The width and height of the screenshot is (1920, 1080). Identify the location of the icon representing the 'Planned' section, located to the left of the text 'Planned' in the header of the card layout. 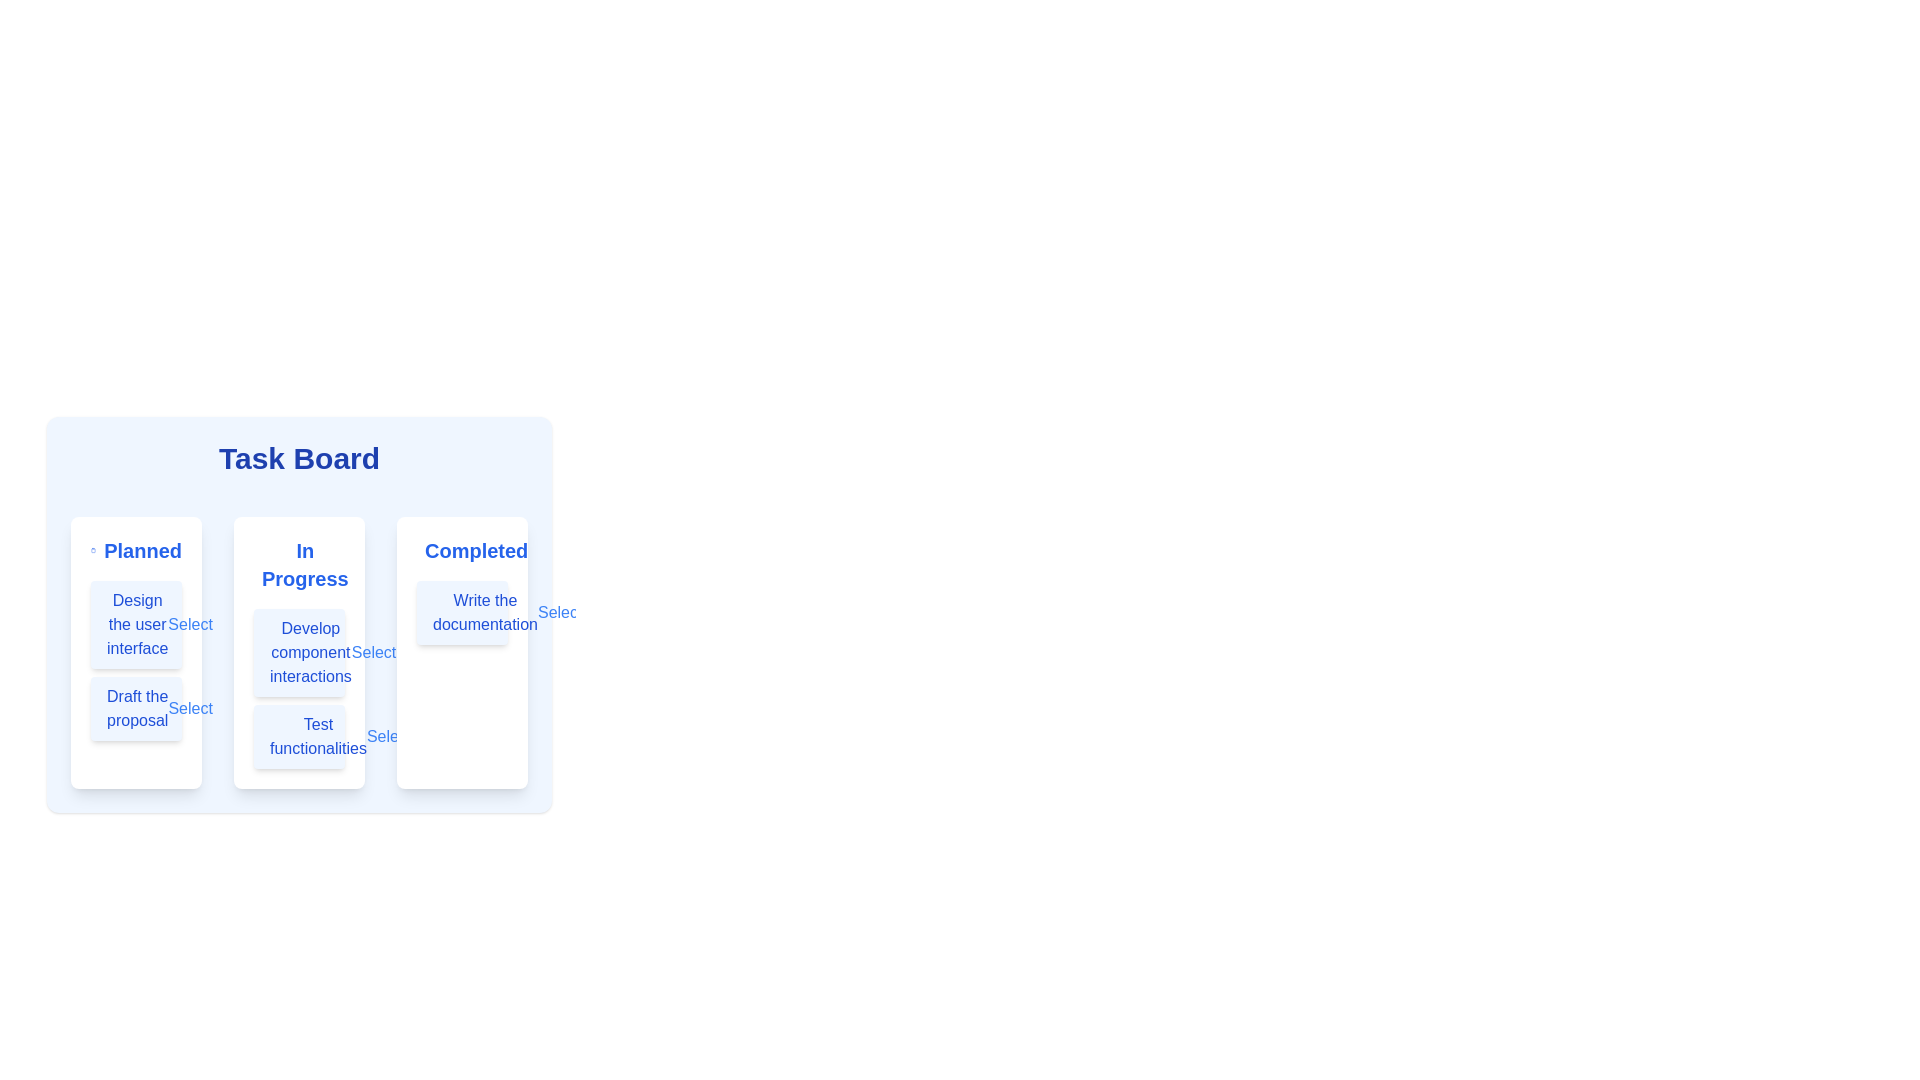
(92, 551).